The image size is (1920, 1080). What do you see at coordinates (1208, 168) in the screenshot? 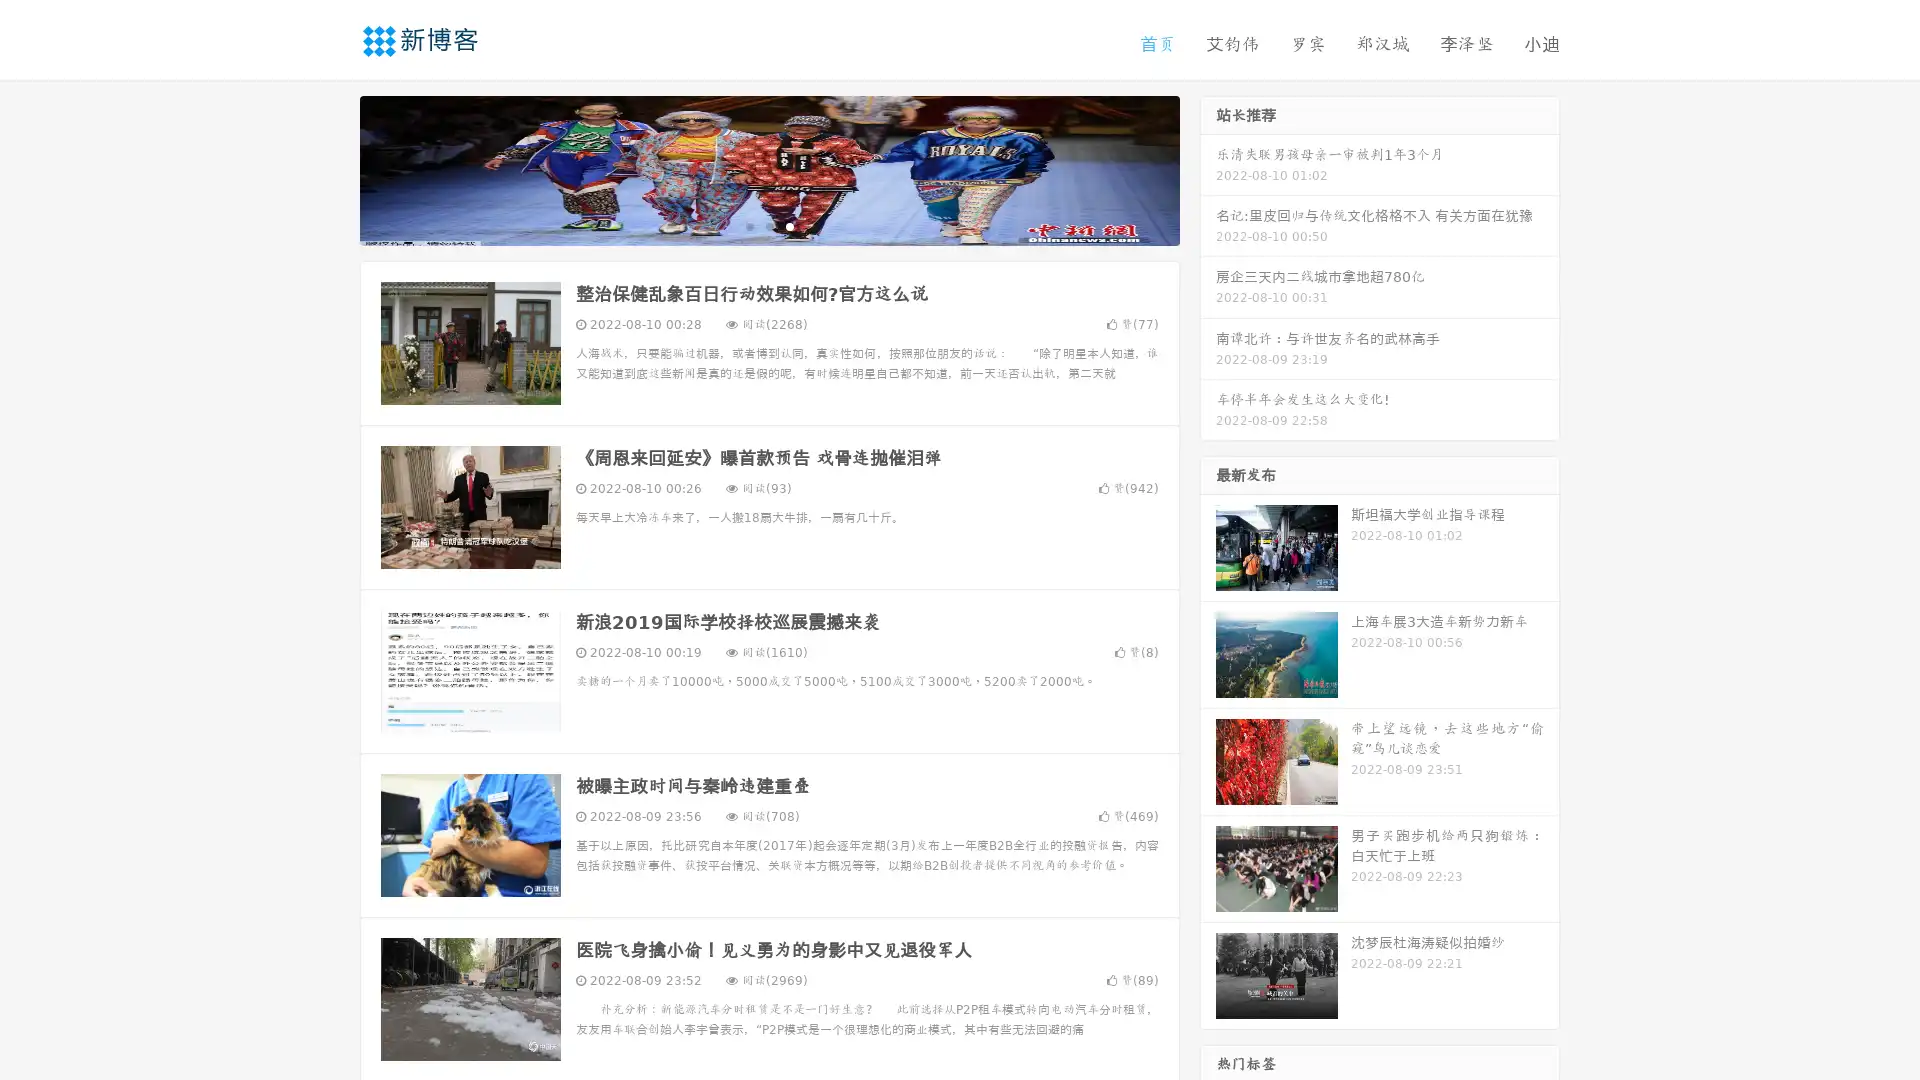
I see `Next slide` at bounding box center [1208, 168].